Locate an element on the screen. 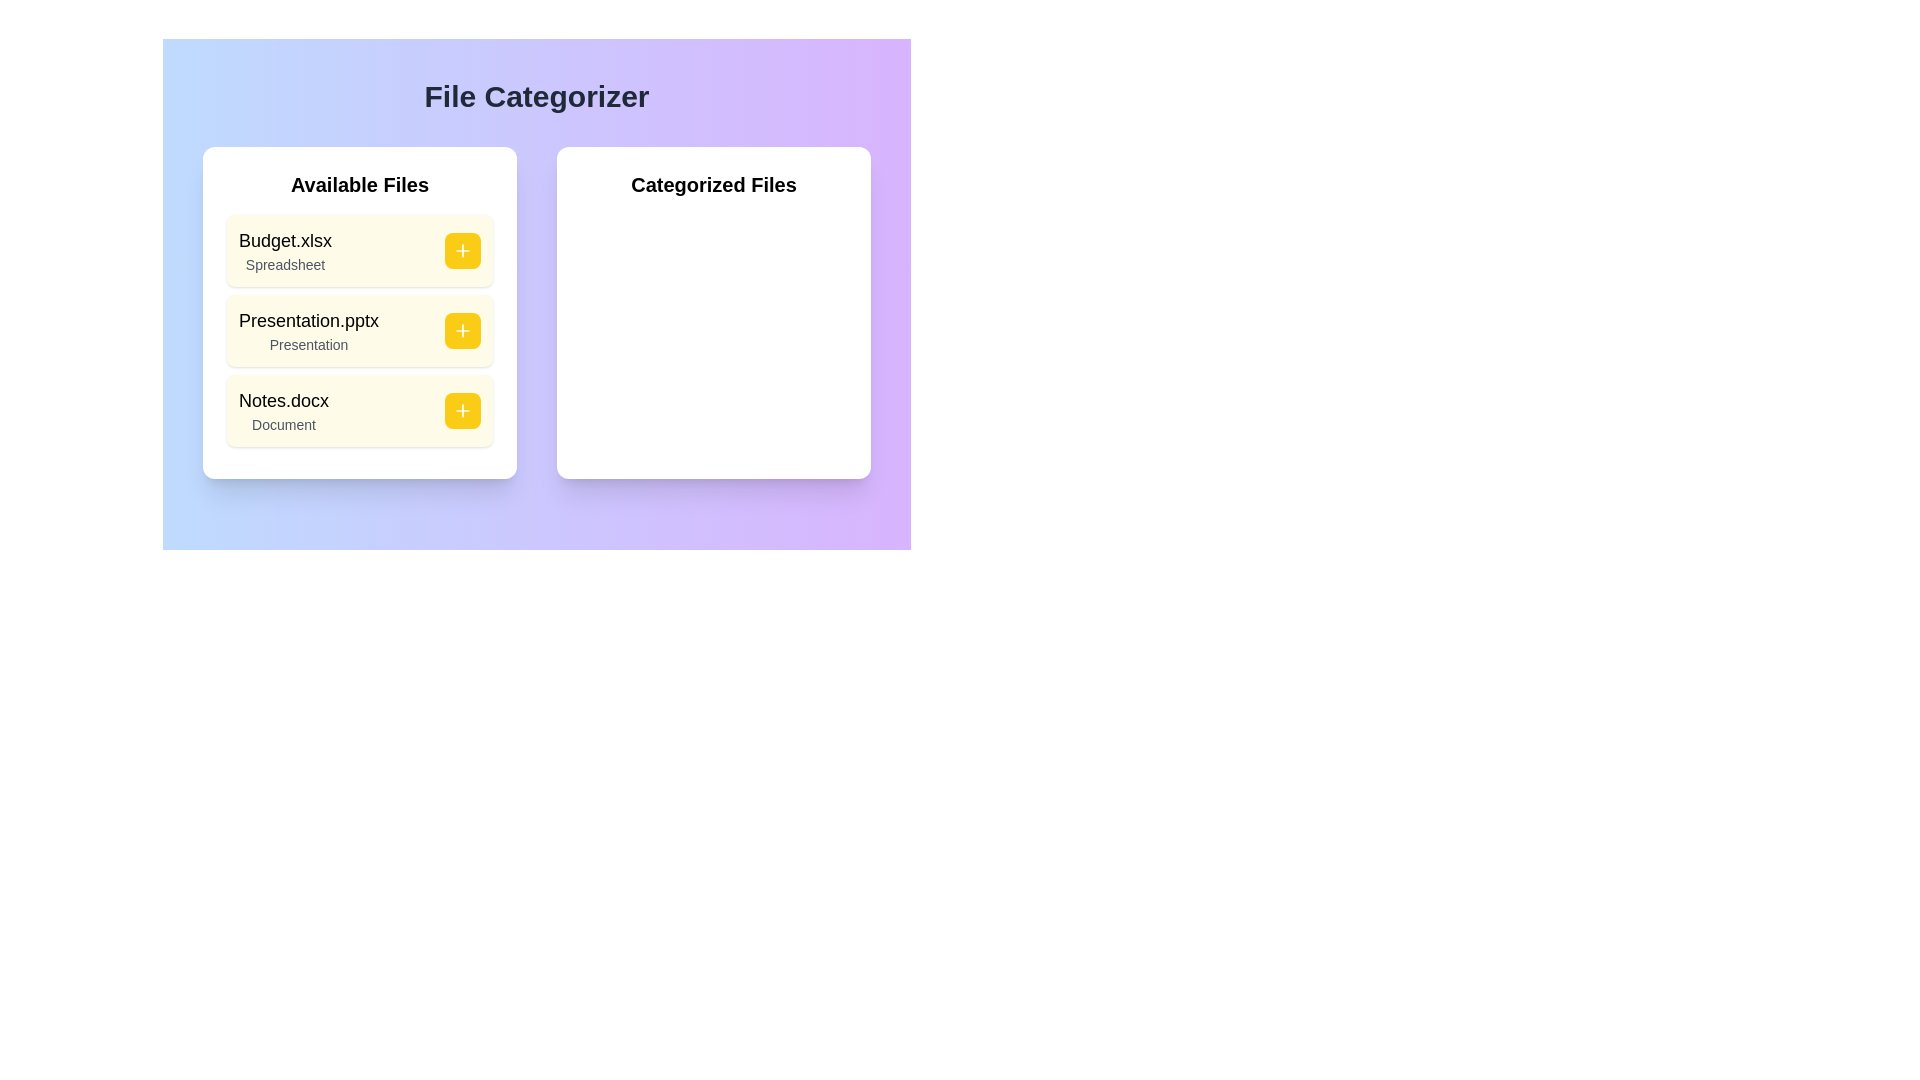  the interactive button associated with 'Notes.docx' located in the bottom-right corner of the third row in the 'Available Files' section is located at coordinates (461, 410).